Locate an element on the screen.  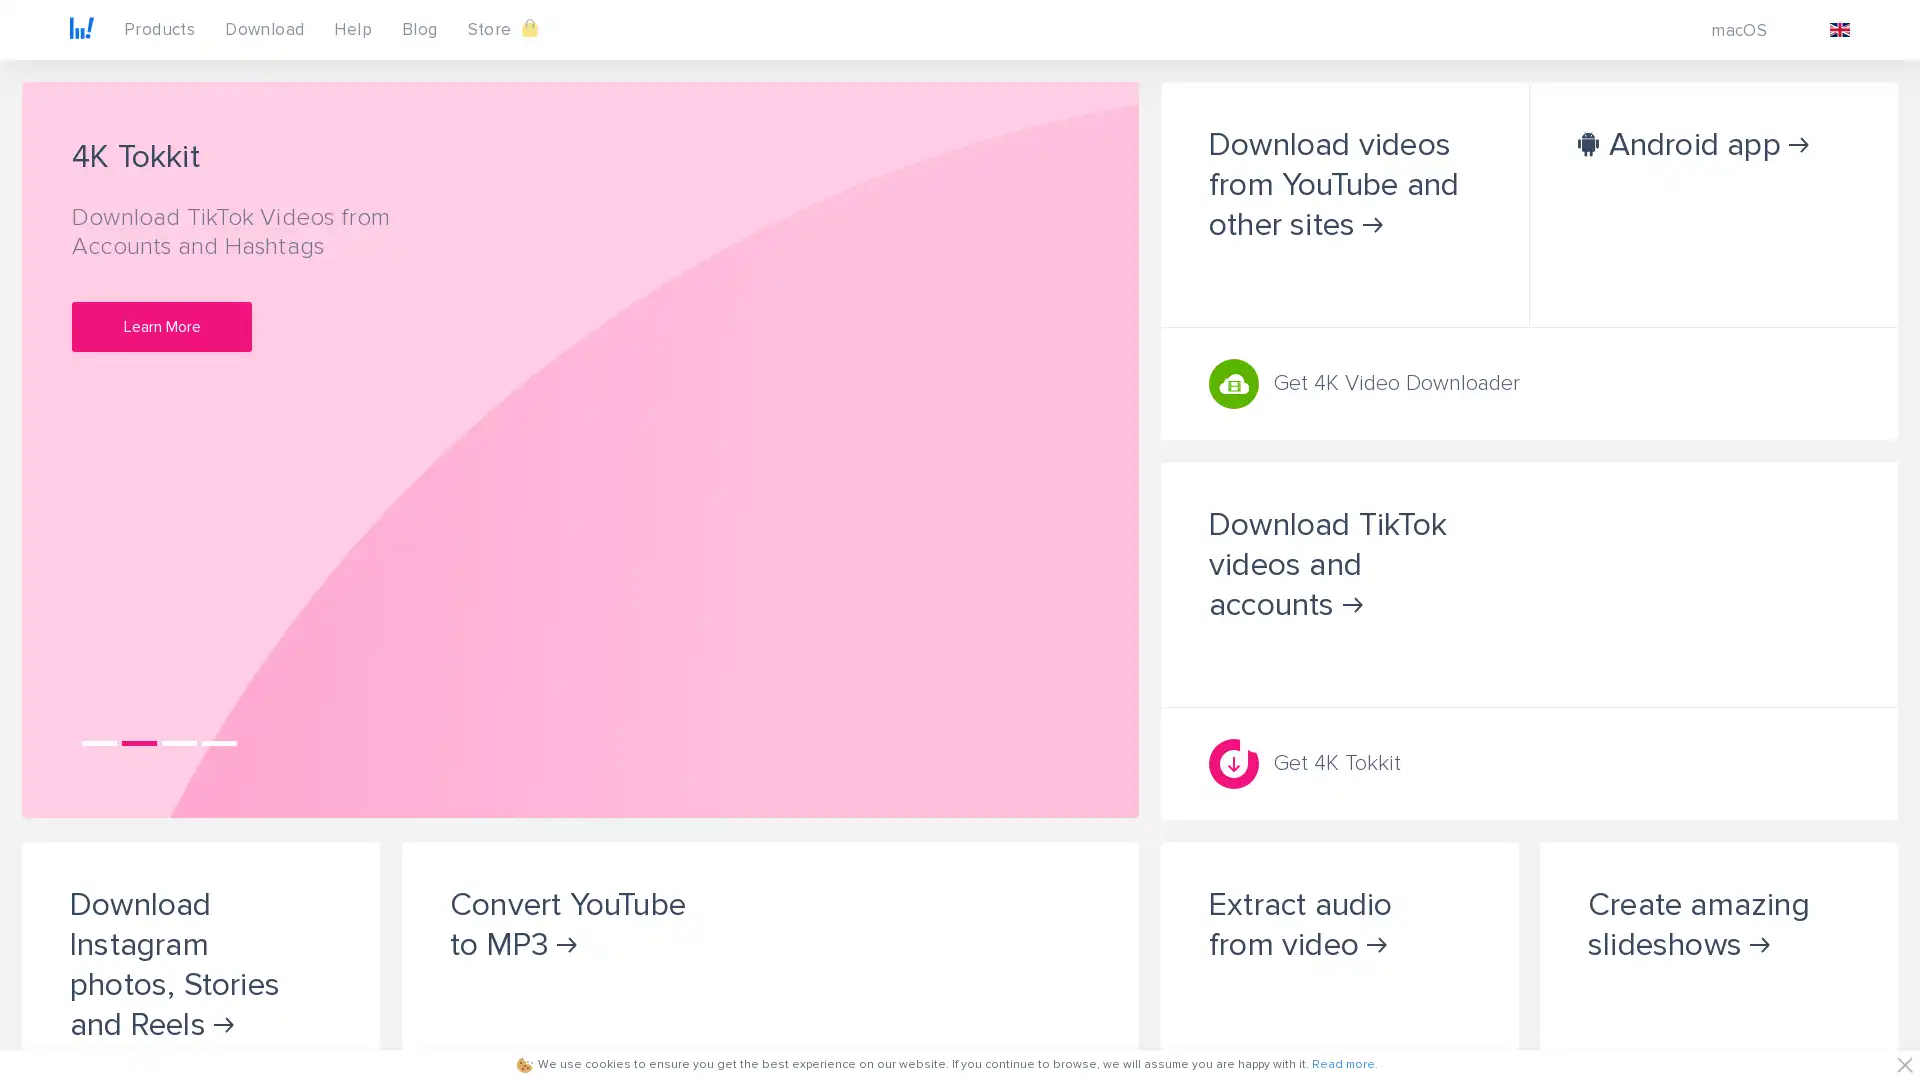
3 is located at coordinates (179, 742).